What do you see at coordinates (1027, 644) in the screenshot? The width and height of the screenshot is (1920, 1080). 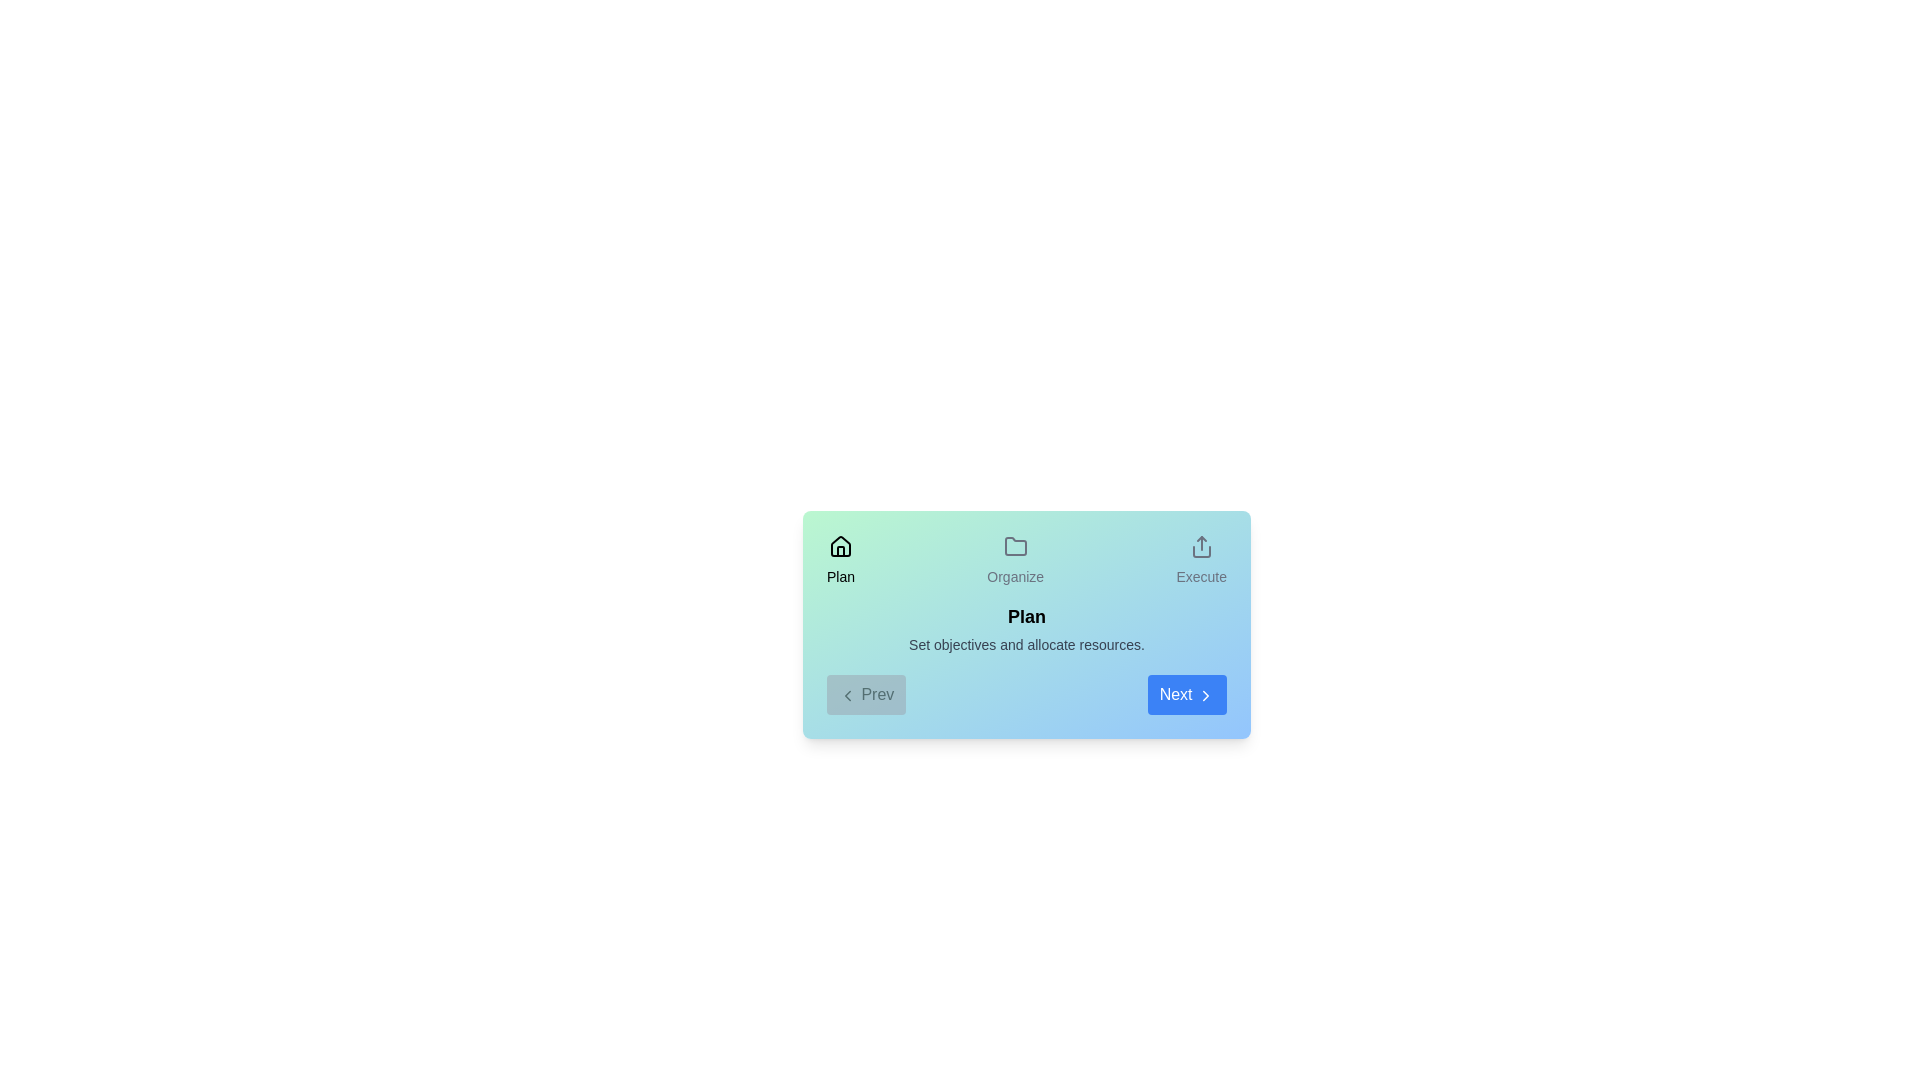 I see `the description text area to read the description for the current stage` at bounding box center [1027, 644].